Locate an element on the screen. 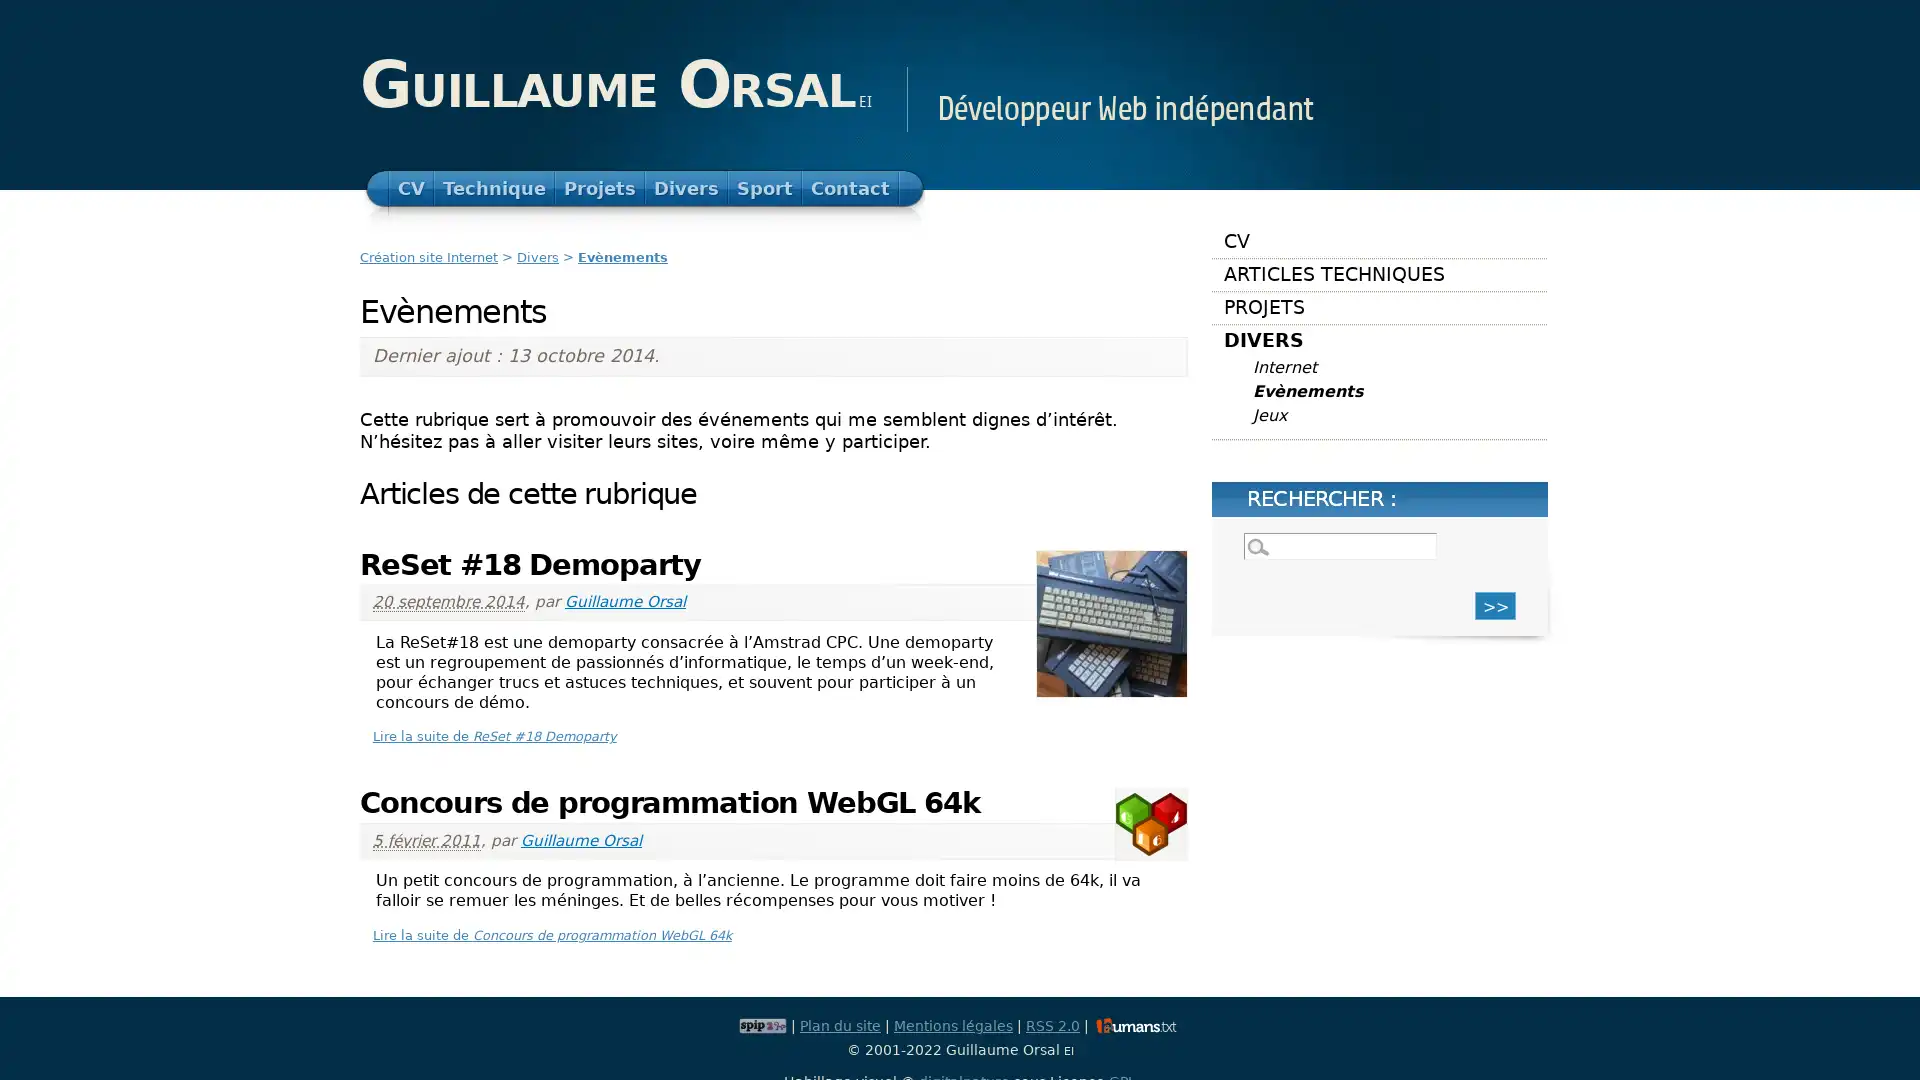 Image resolution: width=1920 pixels, height=1080 pixels. >> is located at coordinates (1495, 604).